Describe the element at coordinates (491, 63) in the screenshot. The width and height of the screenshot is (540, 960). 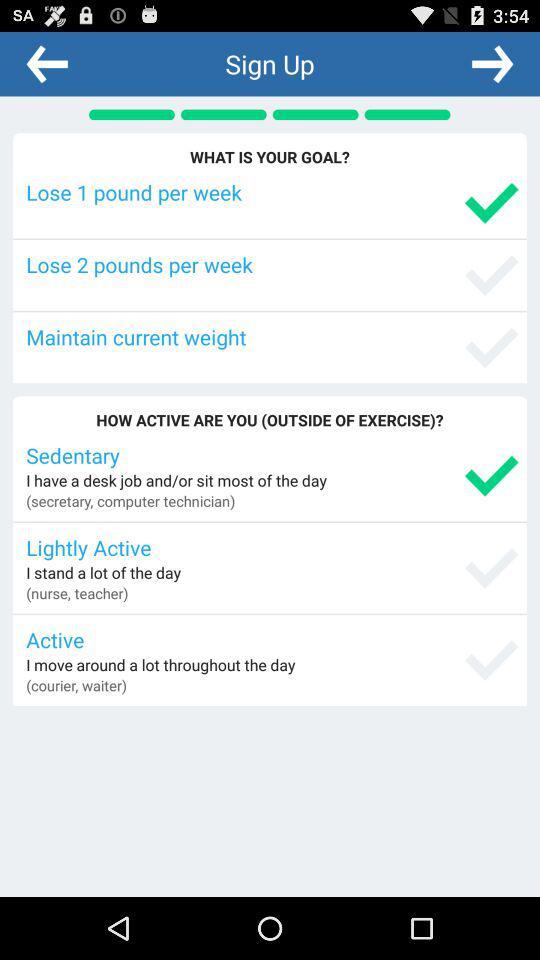
I see `next screen` at that location.